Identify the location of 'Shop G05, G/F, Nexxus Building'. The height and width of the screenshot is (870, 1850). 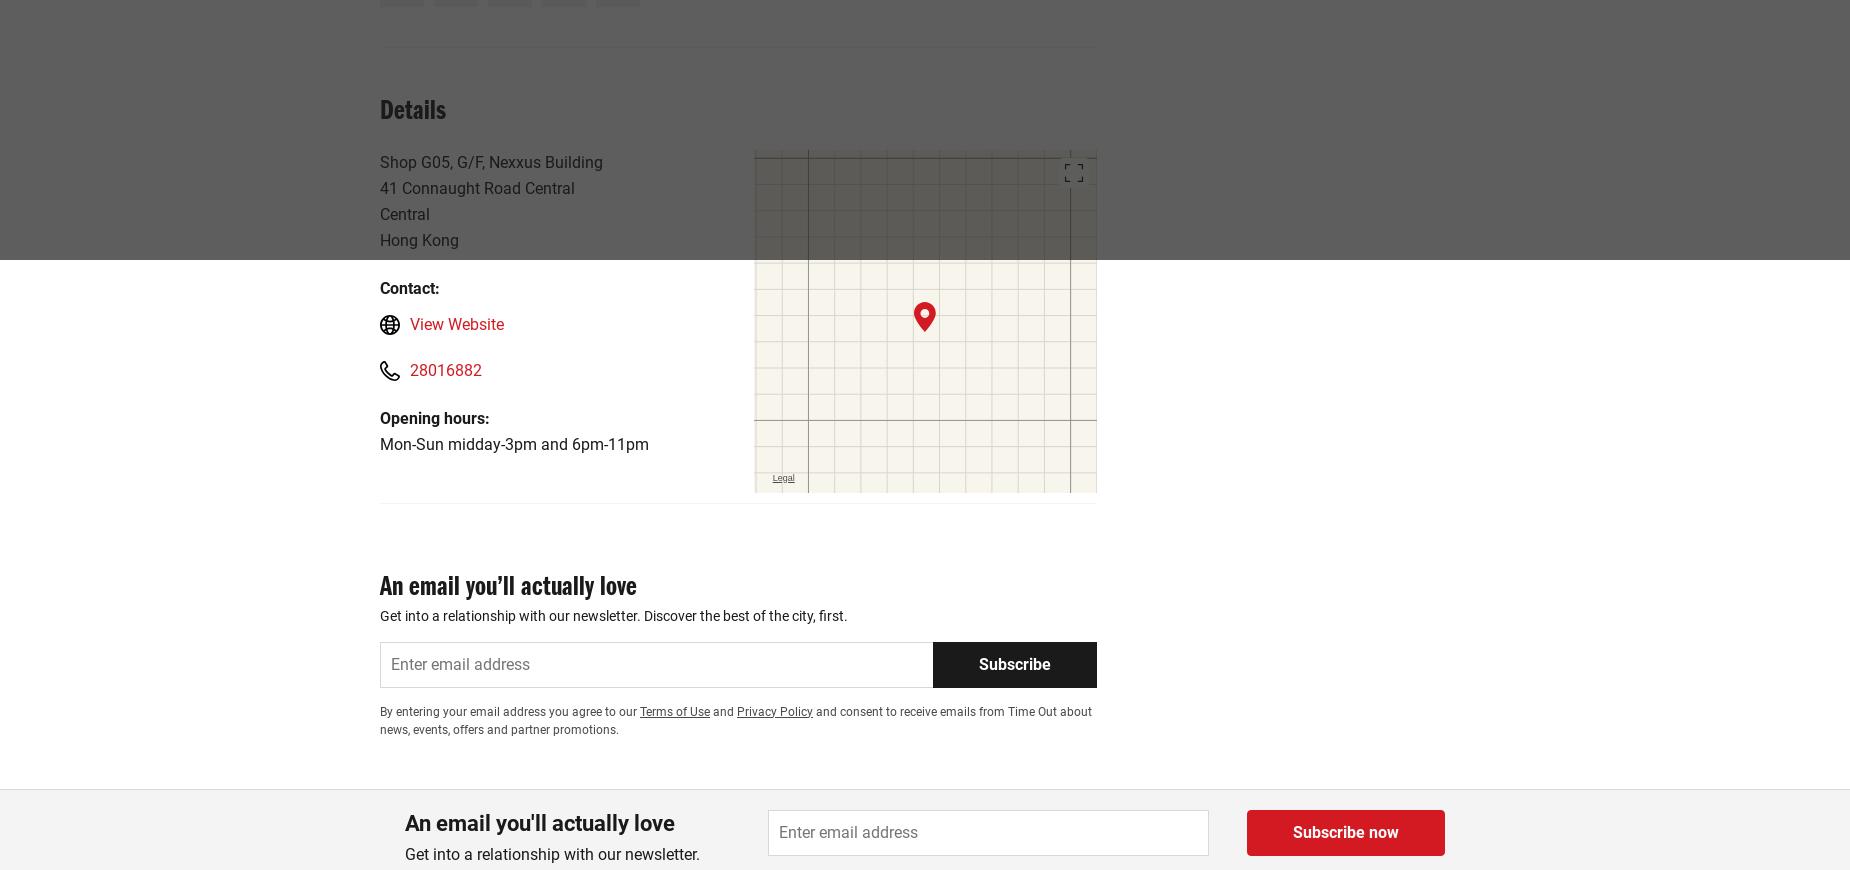
(491, 160).